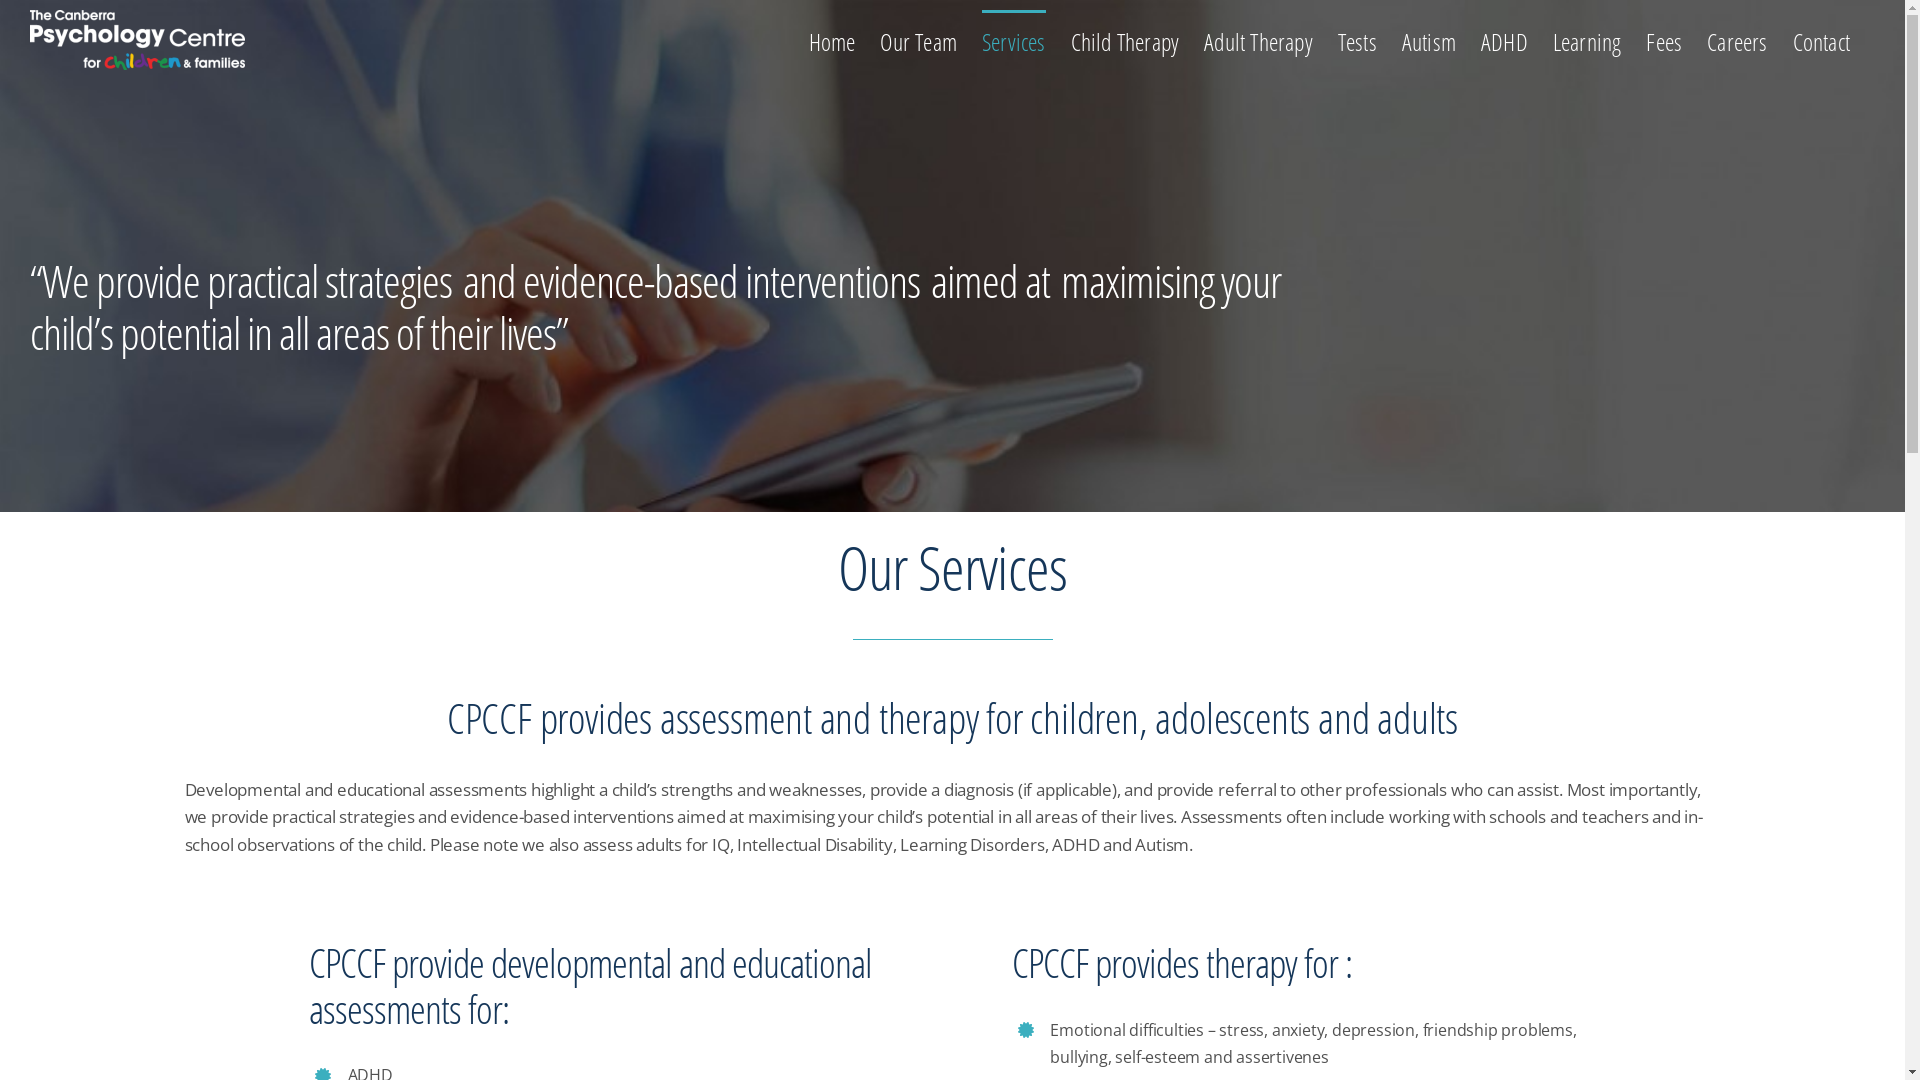 The width and height of the screenshot is (1920, 1080). What do you see at coordinates (1481, 39) in the screenshot?
I see `'ADHD'` at bounding box center [1481, 39].